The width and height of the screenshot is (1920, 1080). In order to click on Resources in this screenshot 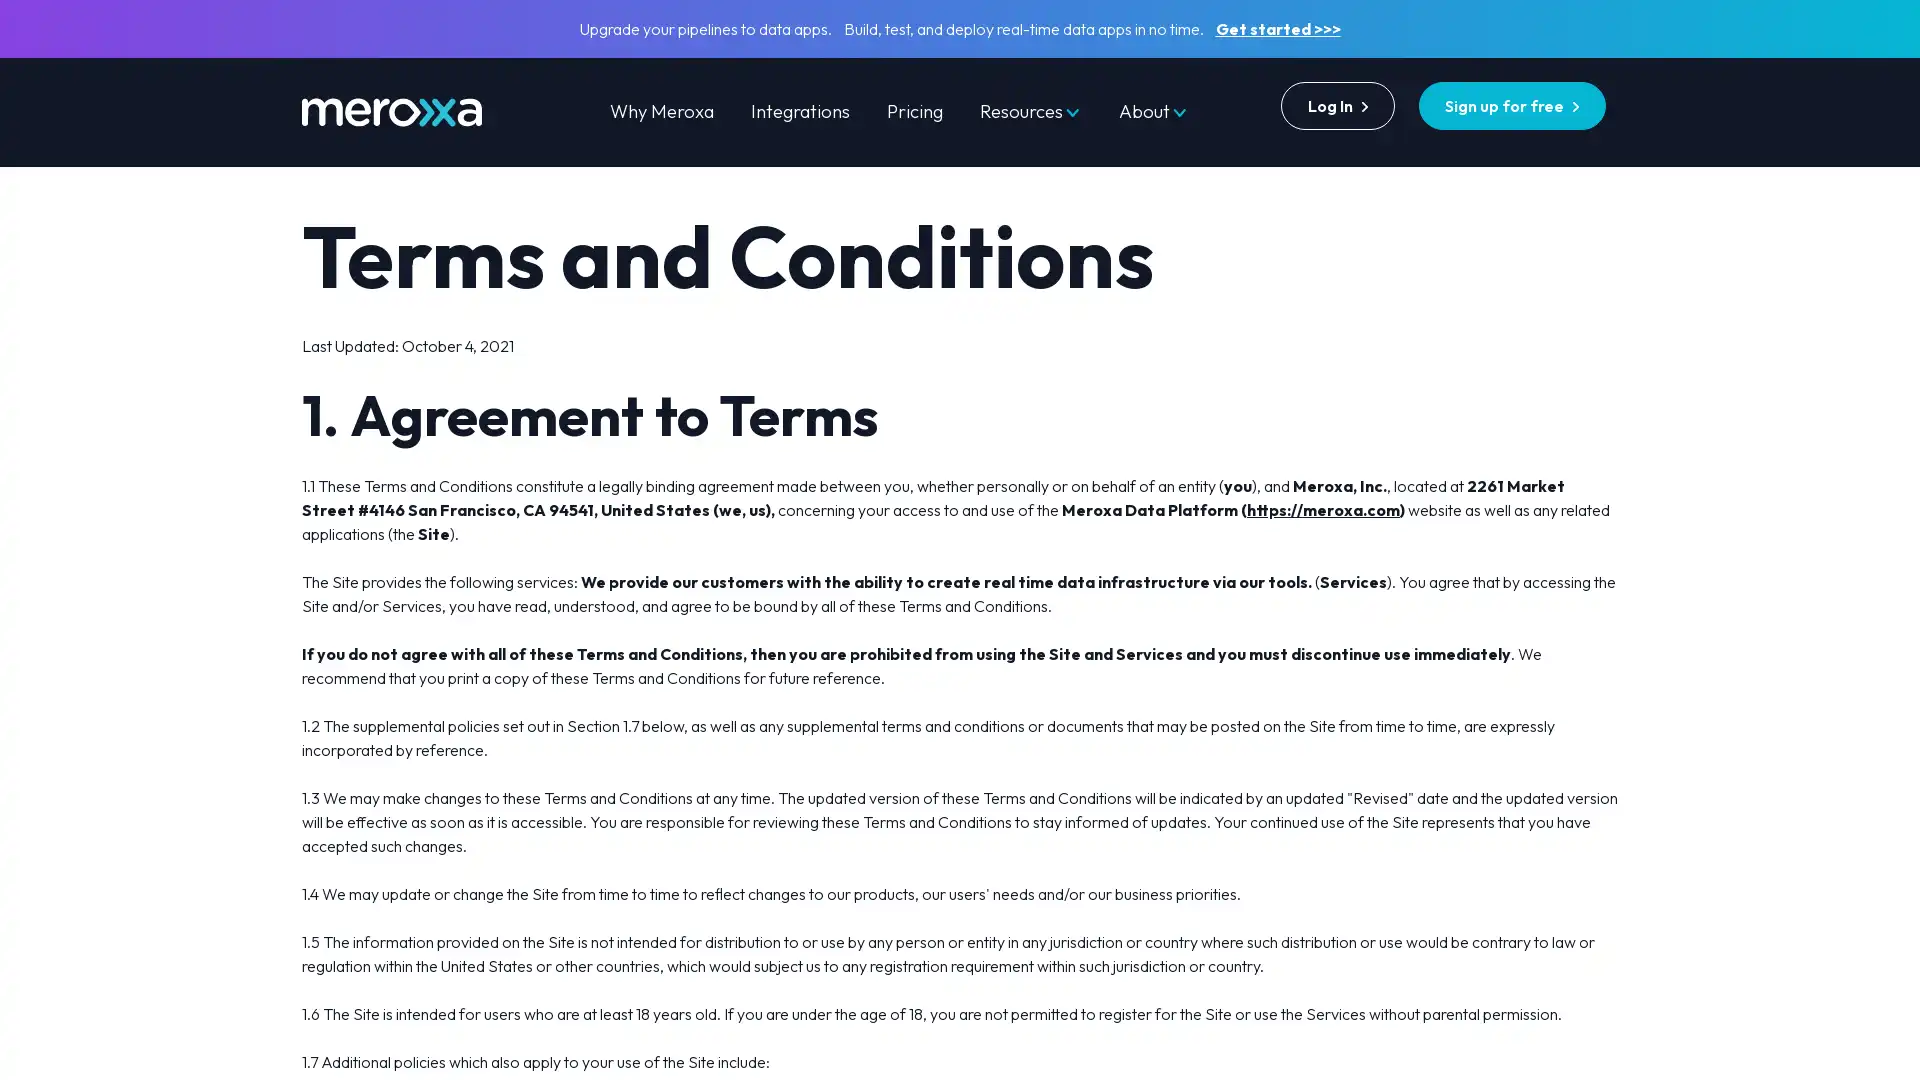, I will do `click(1030, 111)`.